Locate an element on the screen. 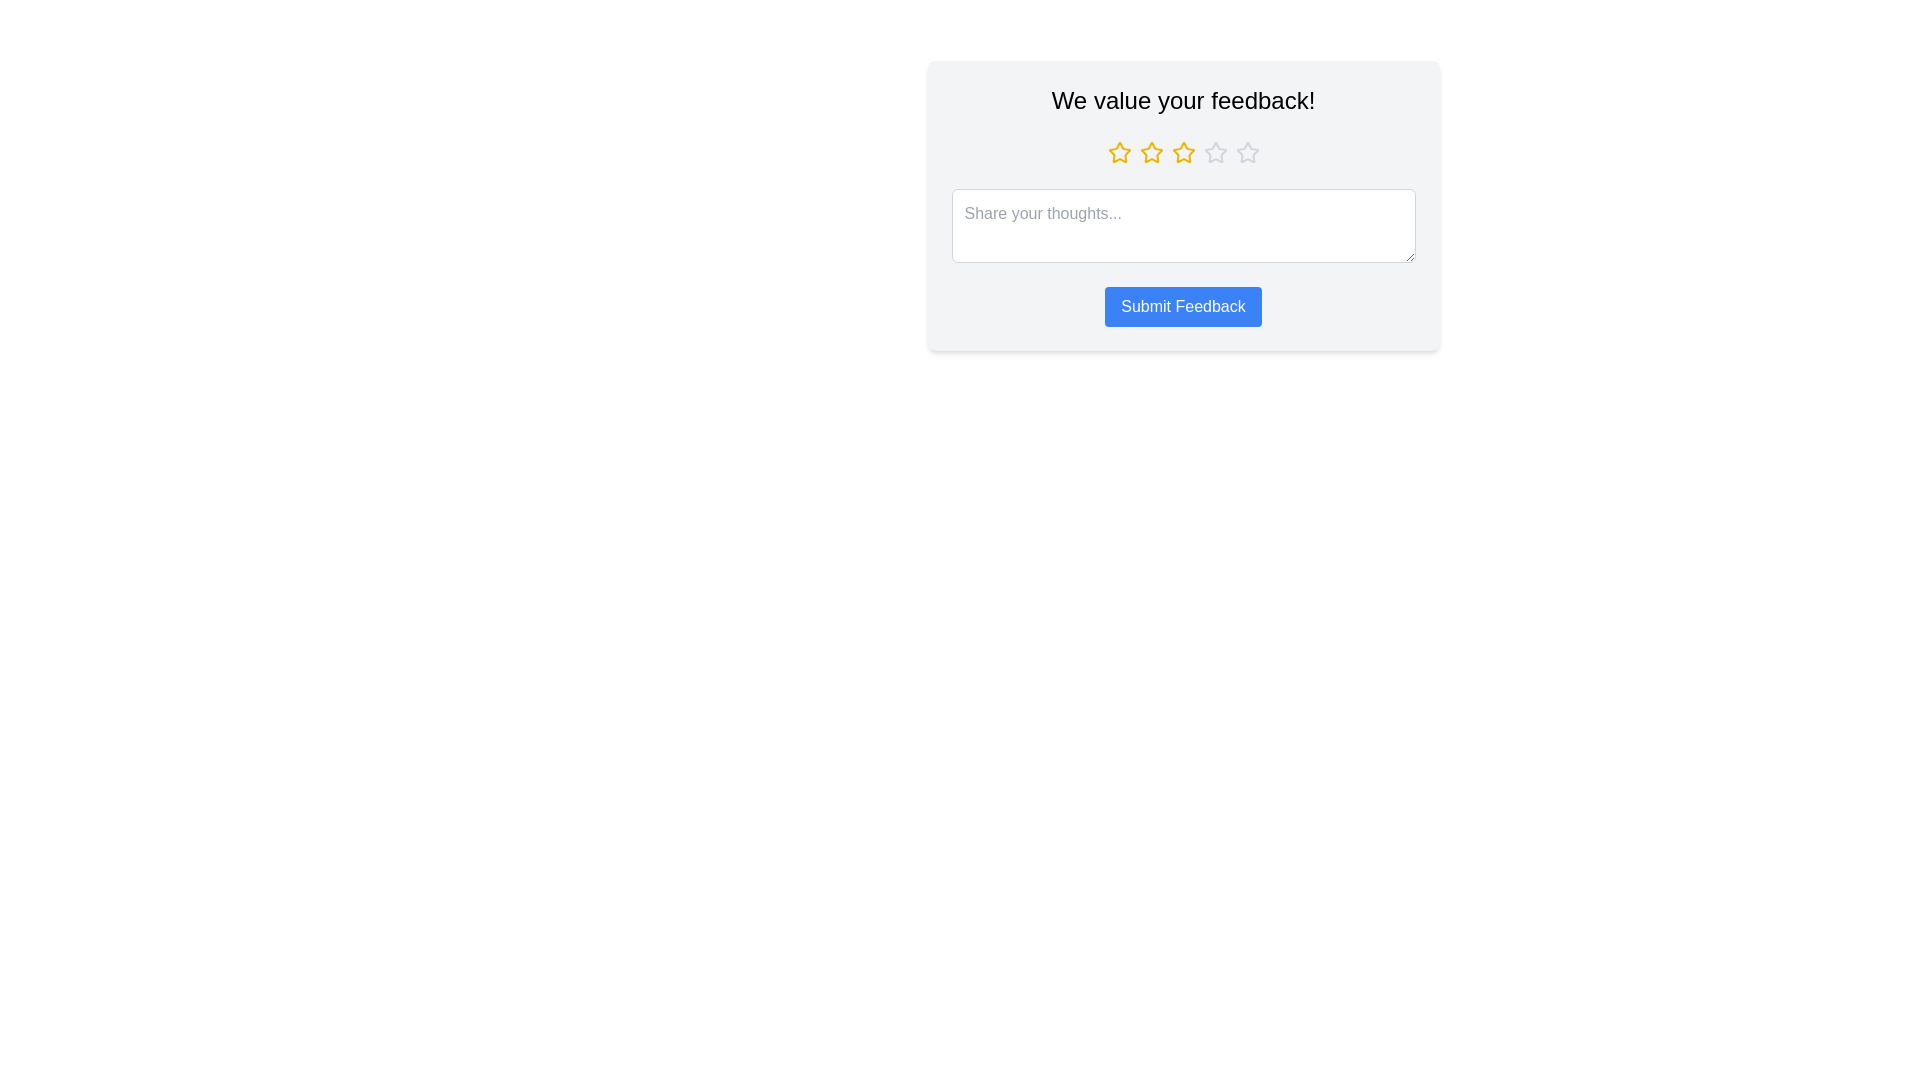  the submit button located at the bottom center of the feedback card is located at coordinates (1183, 307).